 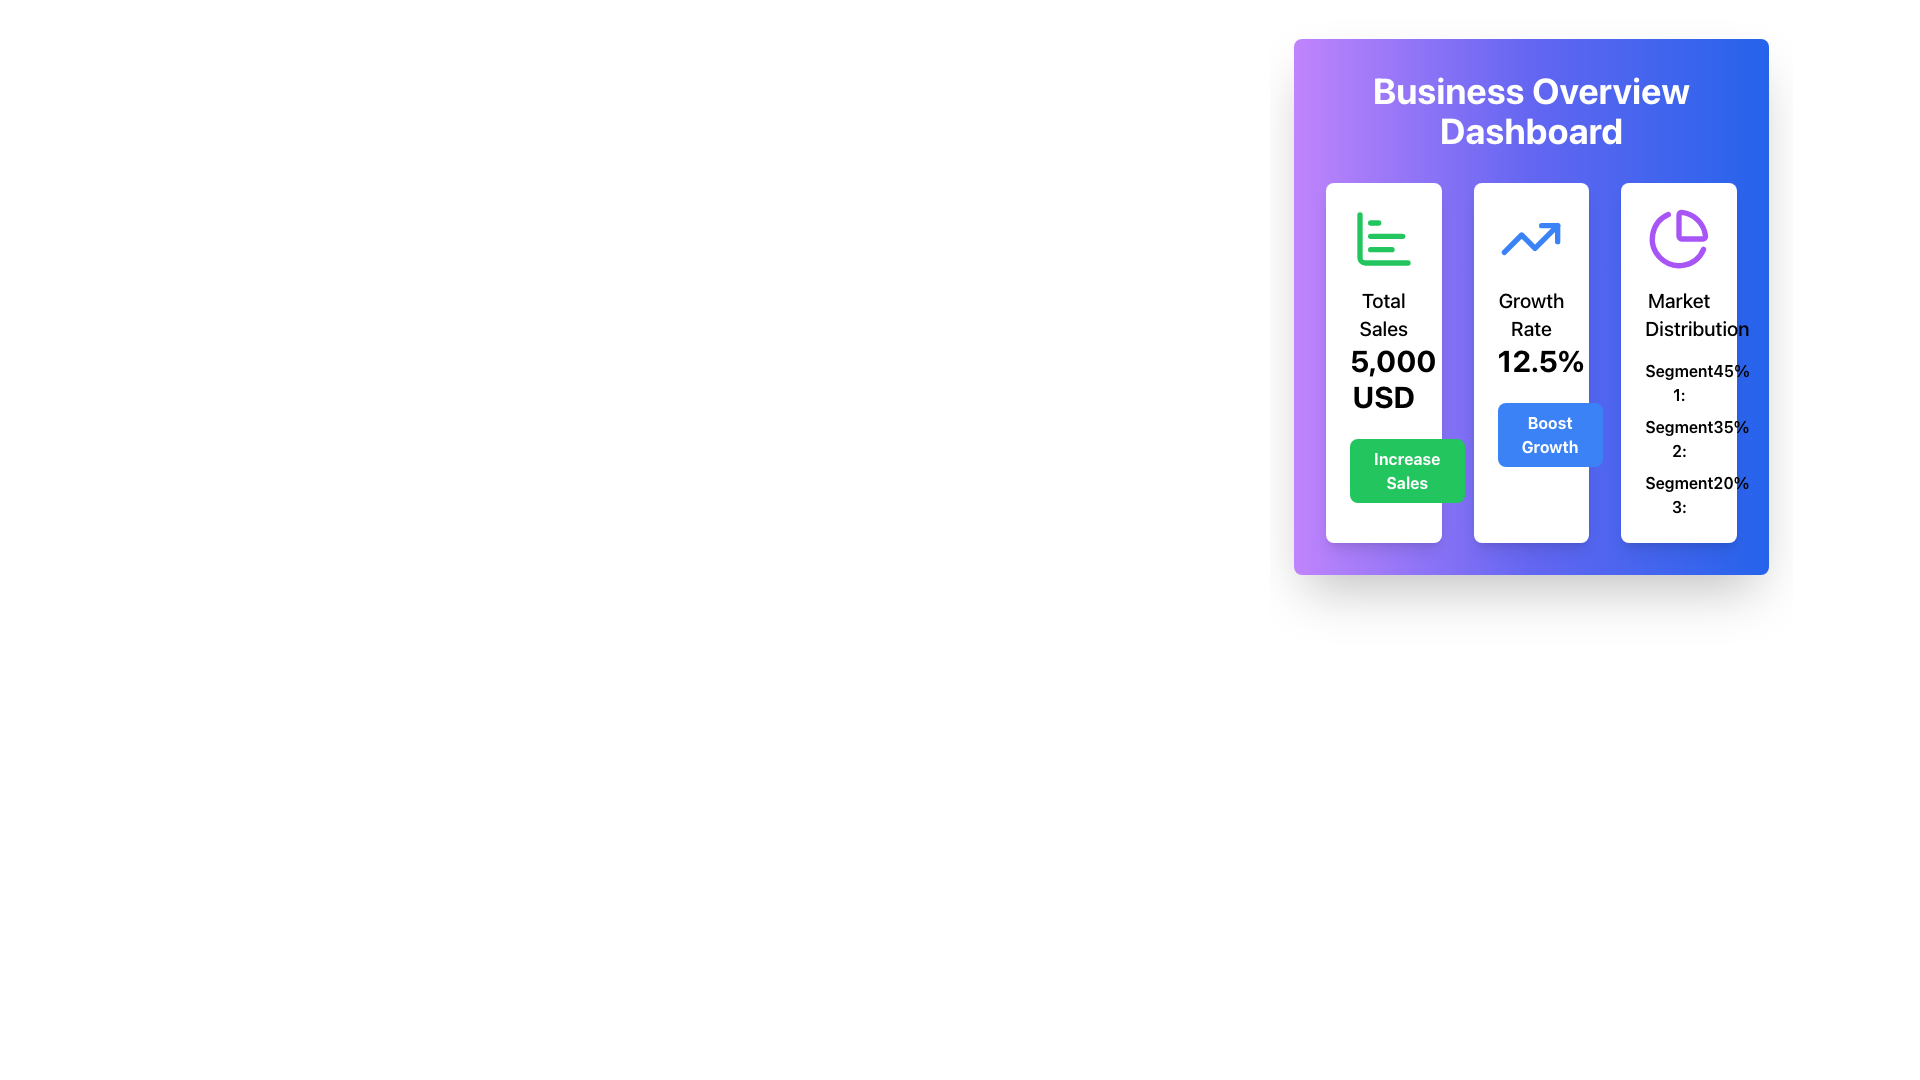 I want to click on the actionable button located below the 'Total Sales' text and '5,000 USD' value, so click(x=1406, y=470).